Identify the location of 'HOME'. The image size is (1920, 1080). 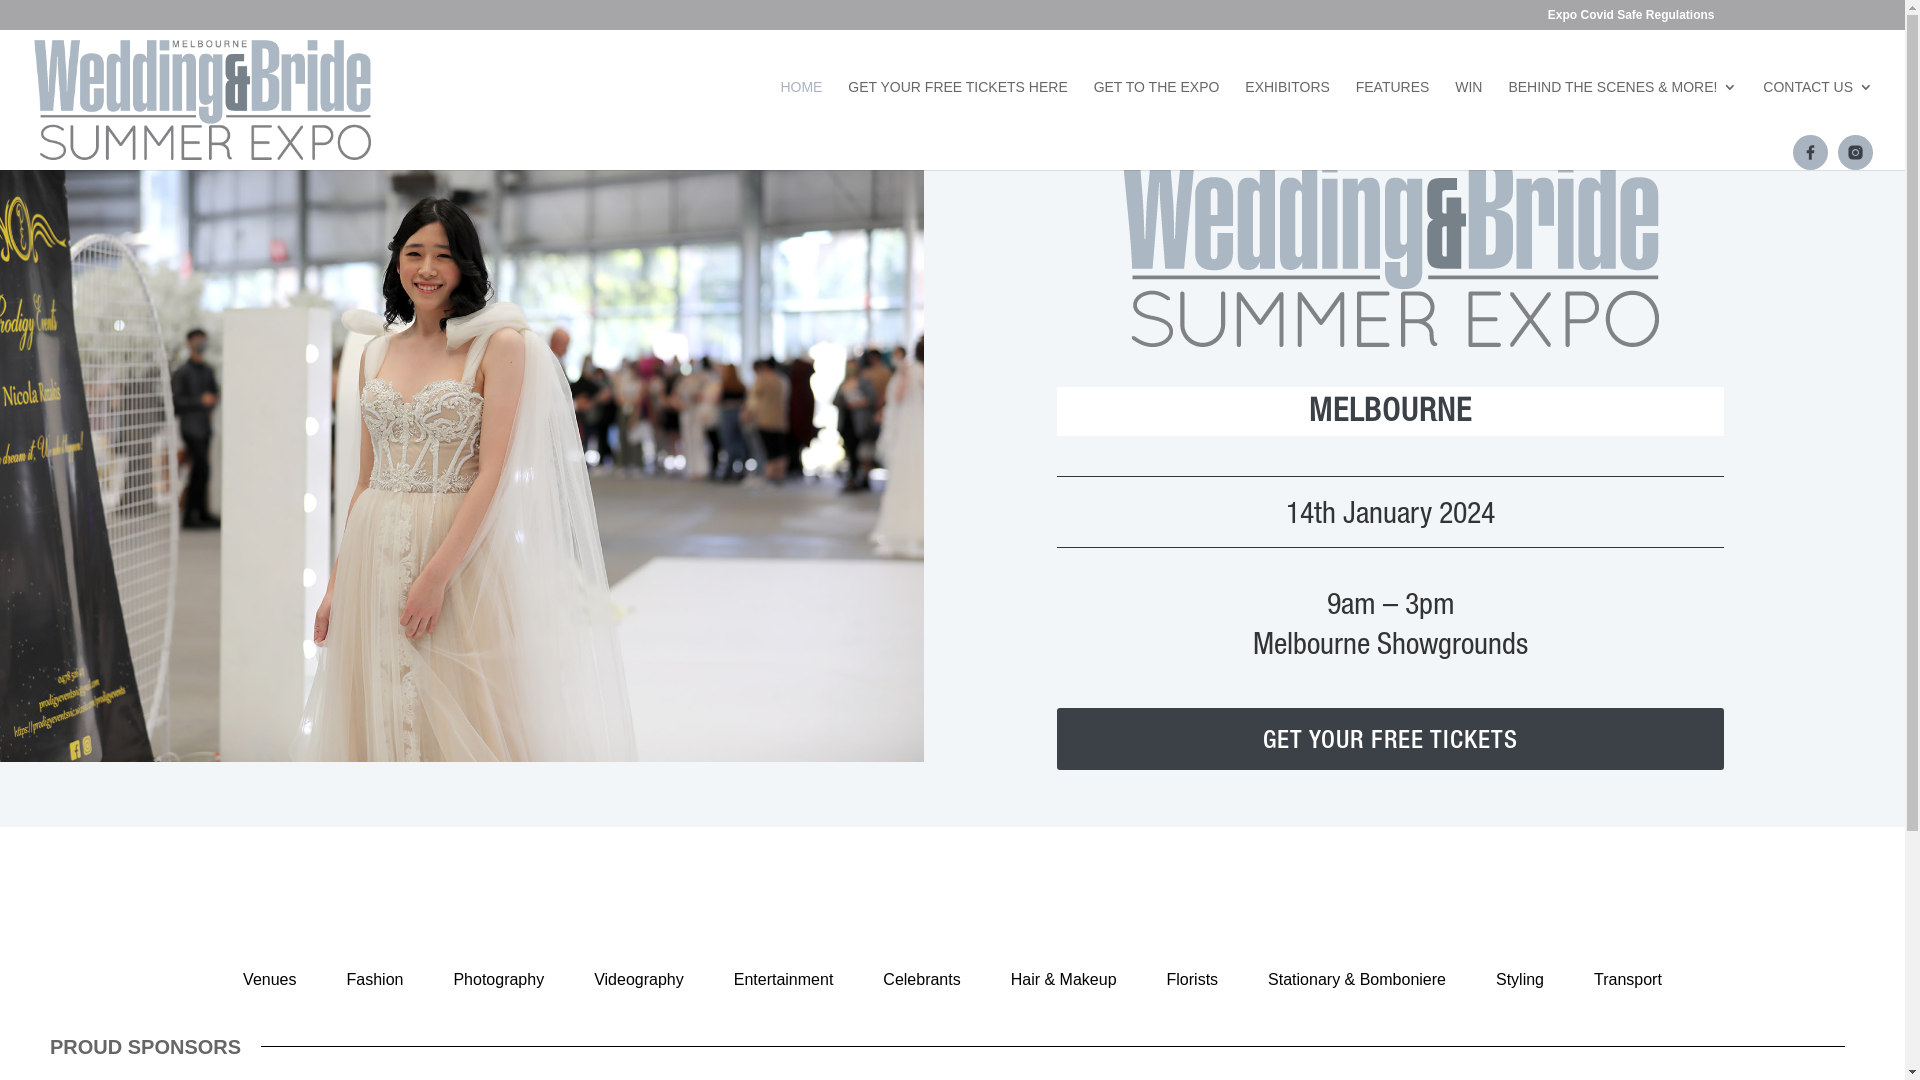
(778, 111).